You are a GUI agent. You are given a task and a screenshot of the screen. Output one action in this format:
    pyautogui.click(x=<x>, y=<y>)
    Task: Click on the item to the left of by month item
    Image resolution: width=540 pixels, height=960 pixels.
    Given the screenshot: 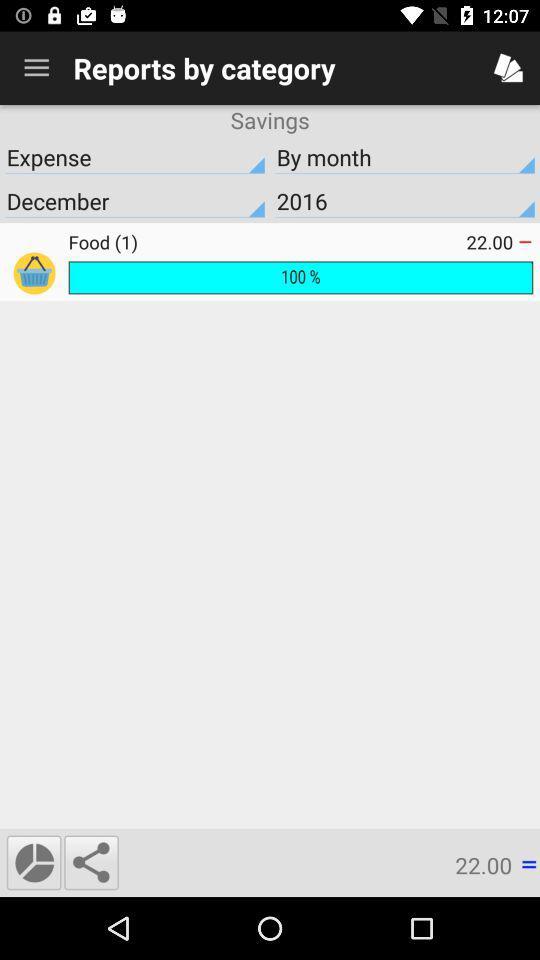 What is the action you would take?
    pyautogui.click(x=135, y=156)
    